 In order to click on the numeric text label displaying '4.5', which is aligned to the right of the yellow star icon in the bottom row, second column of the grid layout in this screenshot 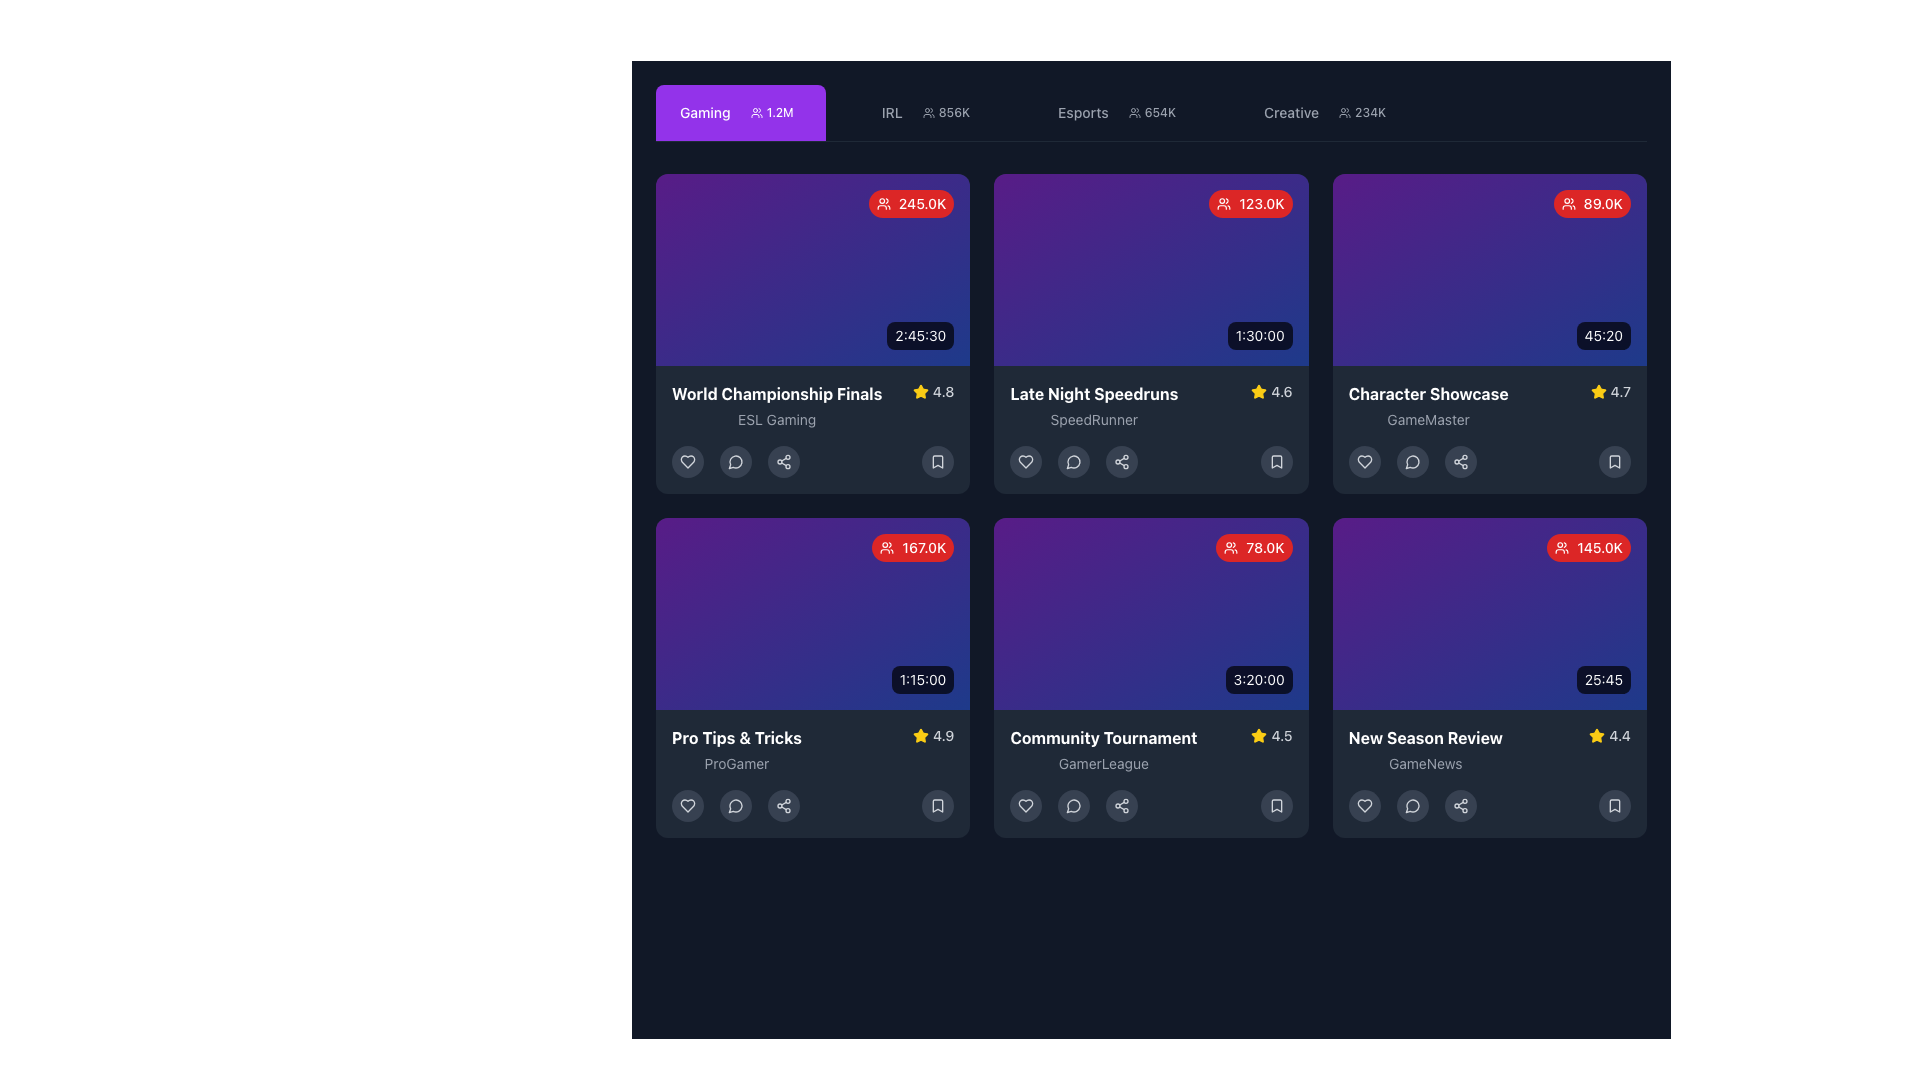, I will do `click(1281, 736)`.